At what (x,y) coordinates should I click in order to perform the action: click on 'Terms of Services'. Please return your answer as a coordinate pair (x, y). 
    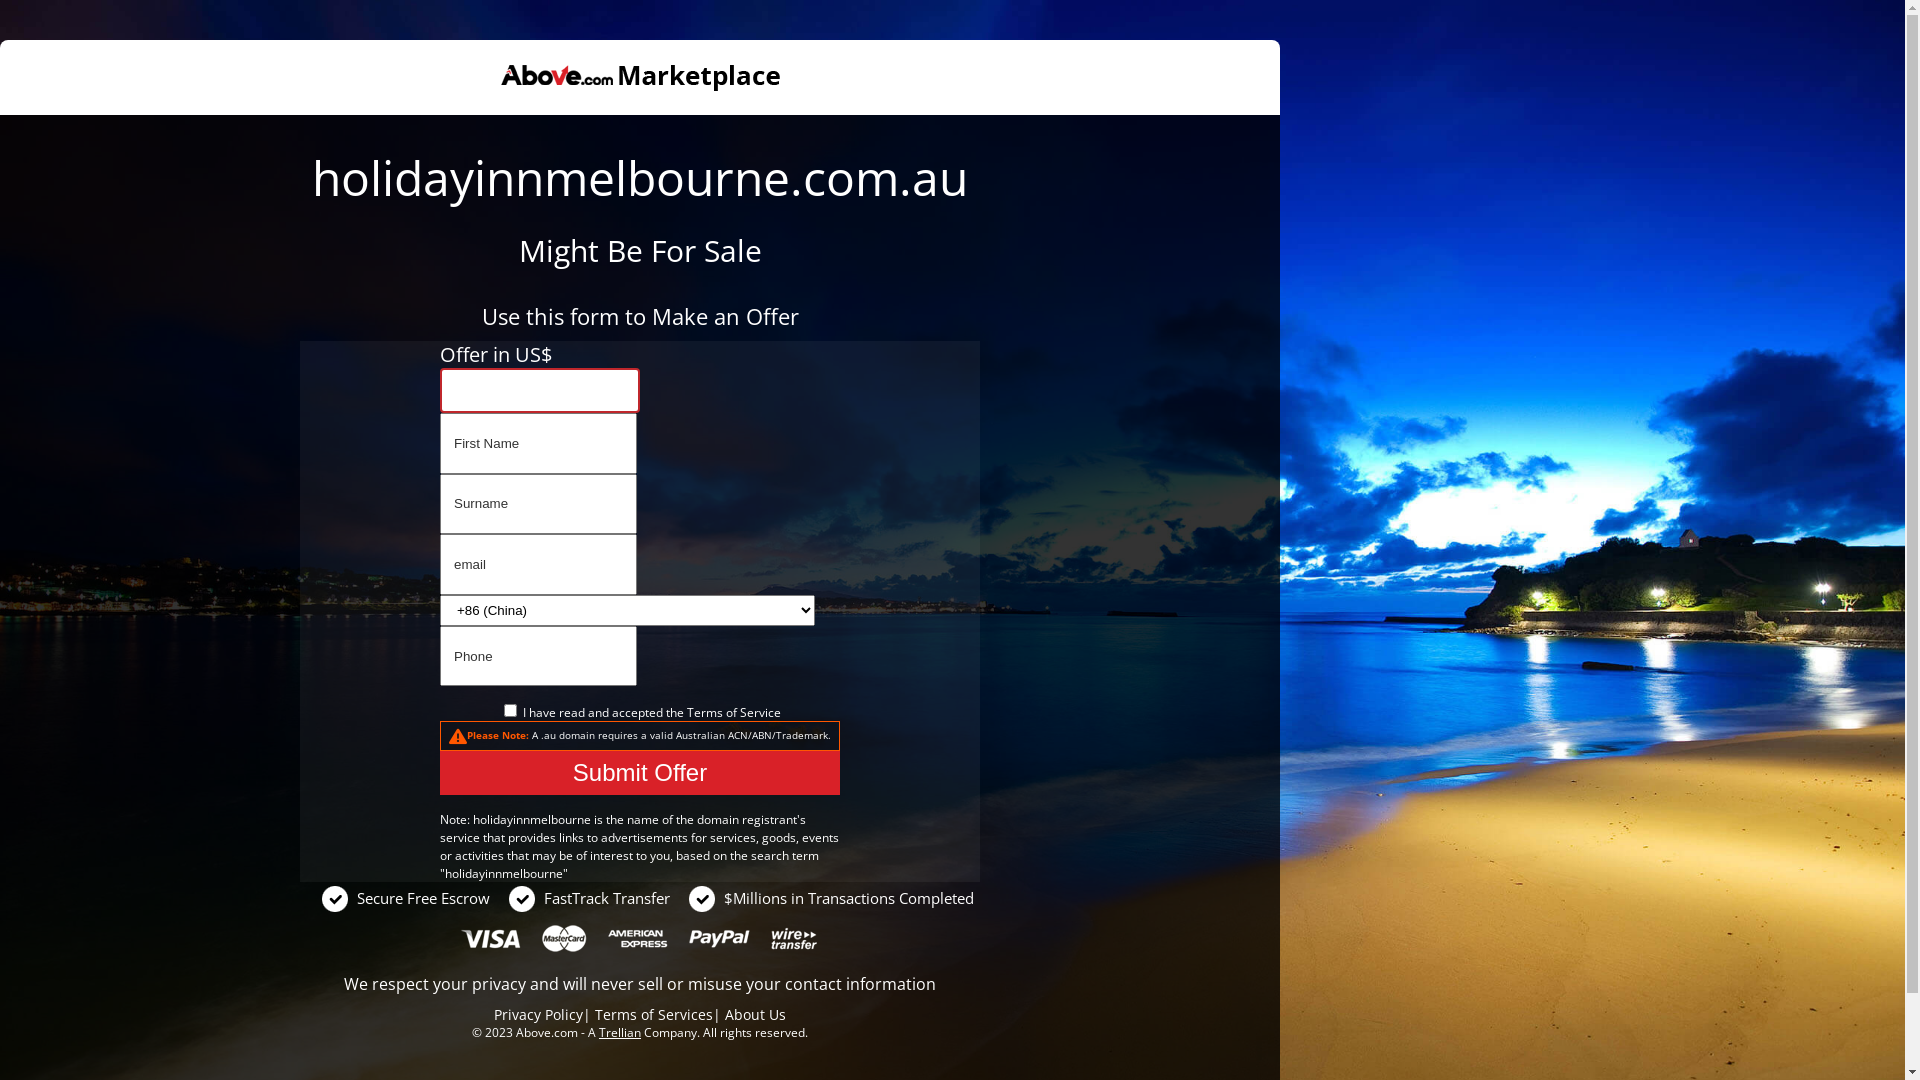
    Looking at the image, I should click on (653, 1014).